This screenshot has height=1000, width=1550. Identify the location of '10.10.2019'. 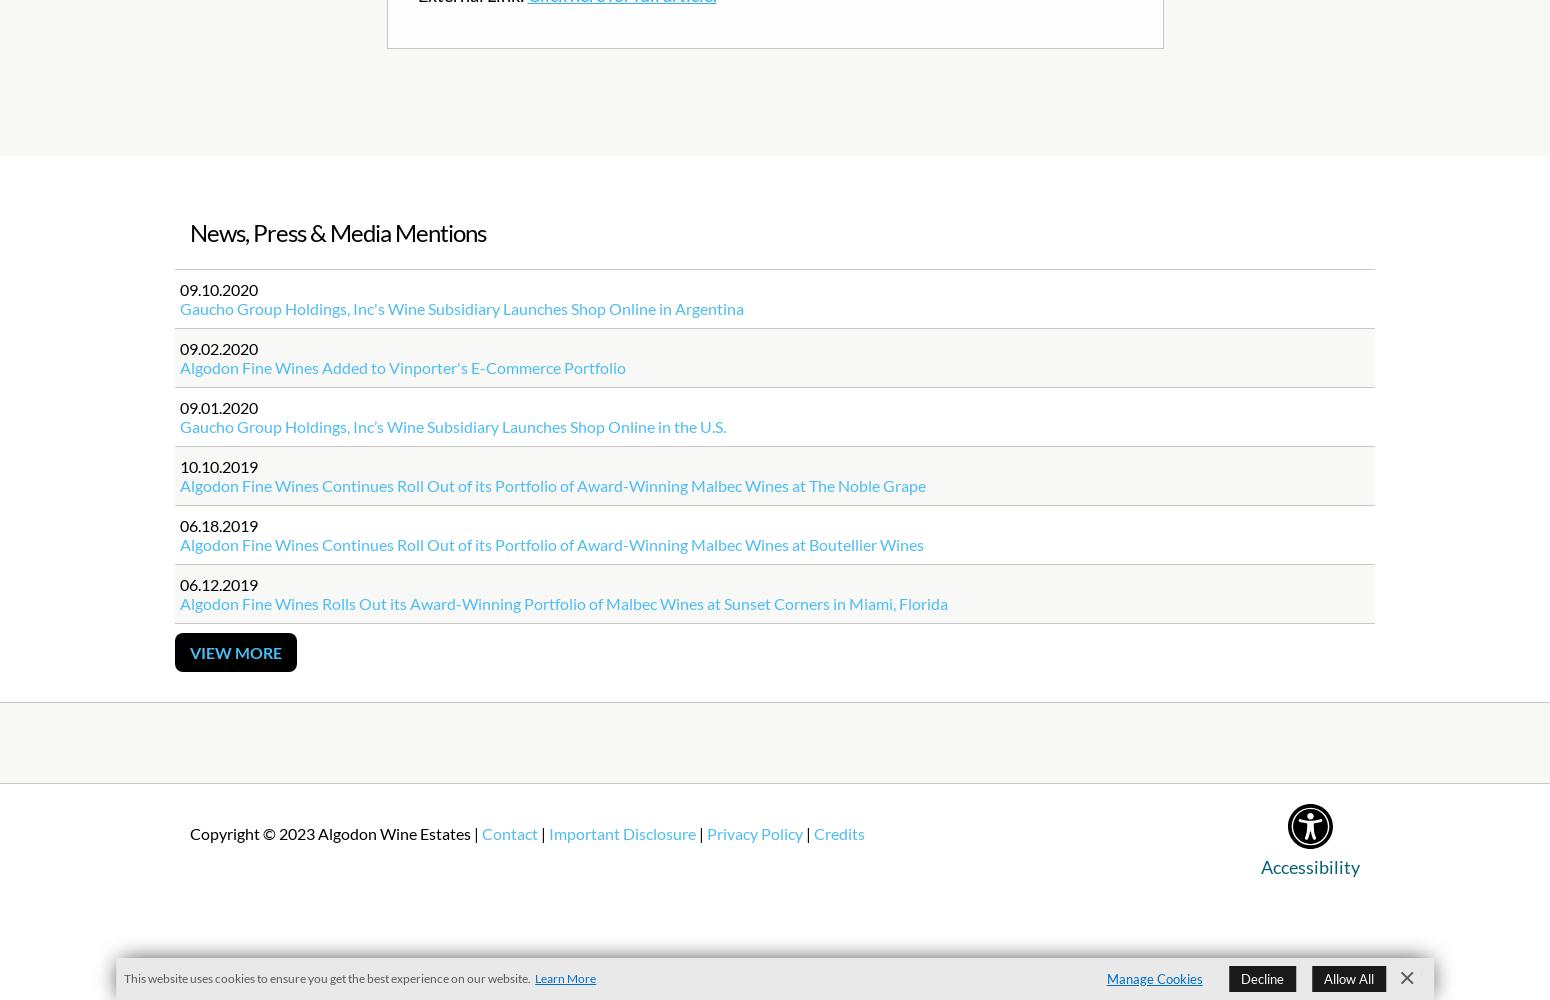
(218, 465).